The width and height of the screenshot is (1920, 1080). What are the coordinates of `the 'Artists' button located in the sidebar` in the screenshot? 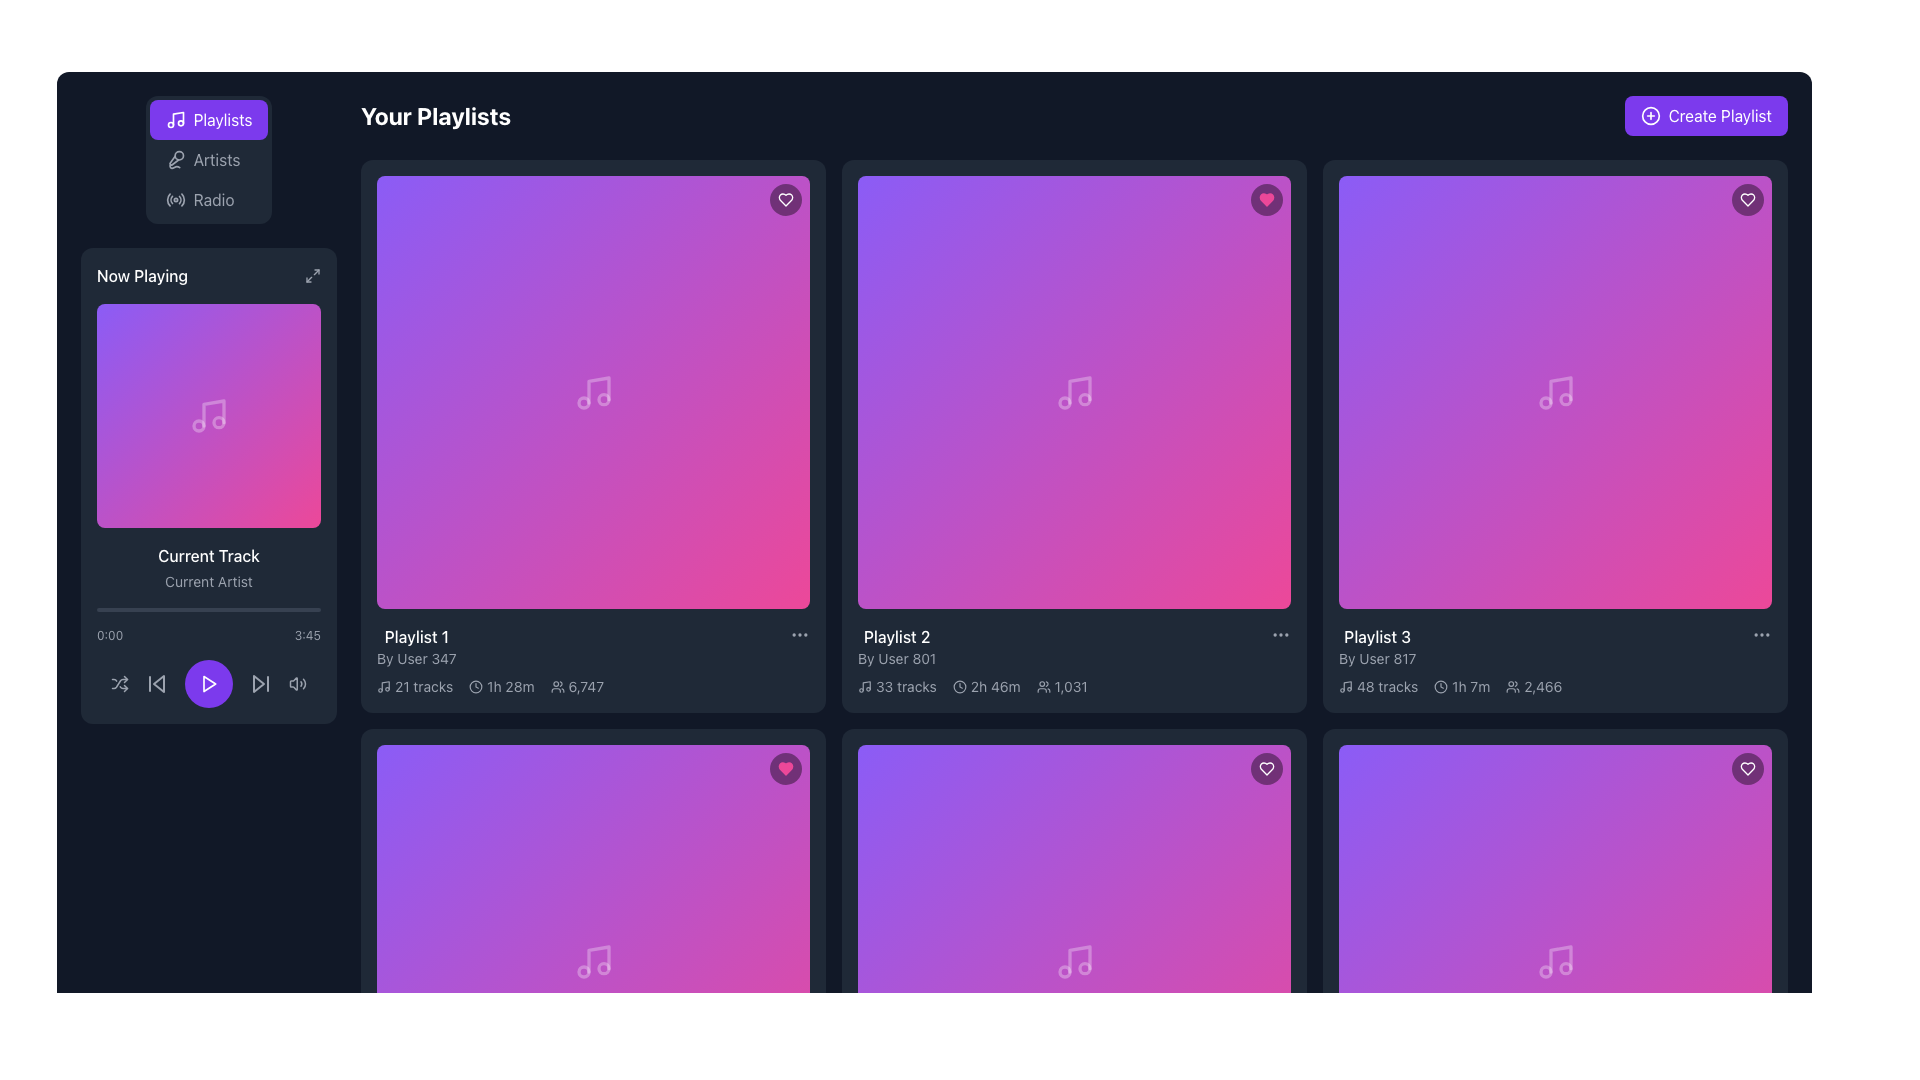 It's located at (202, 158).